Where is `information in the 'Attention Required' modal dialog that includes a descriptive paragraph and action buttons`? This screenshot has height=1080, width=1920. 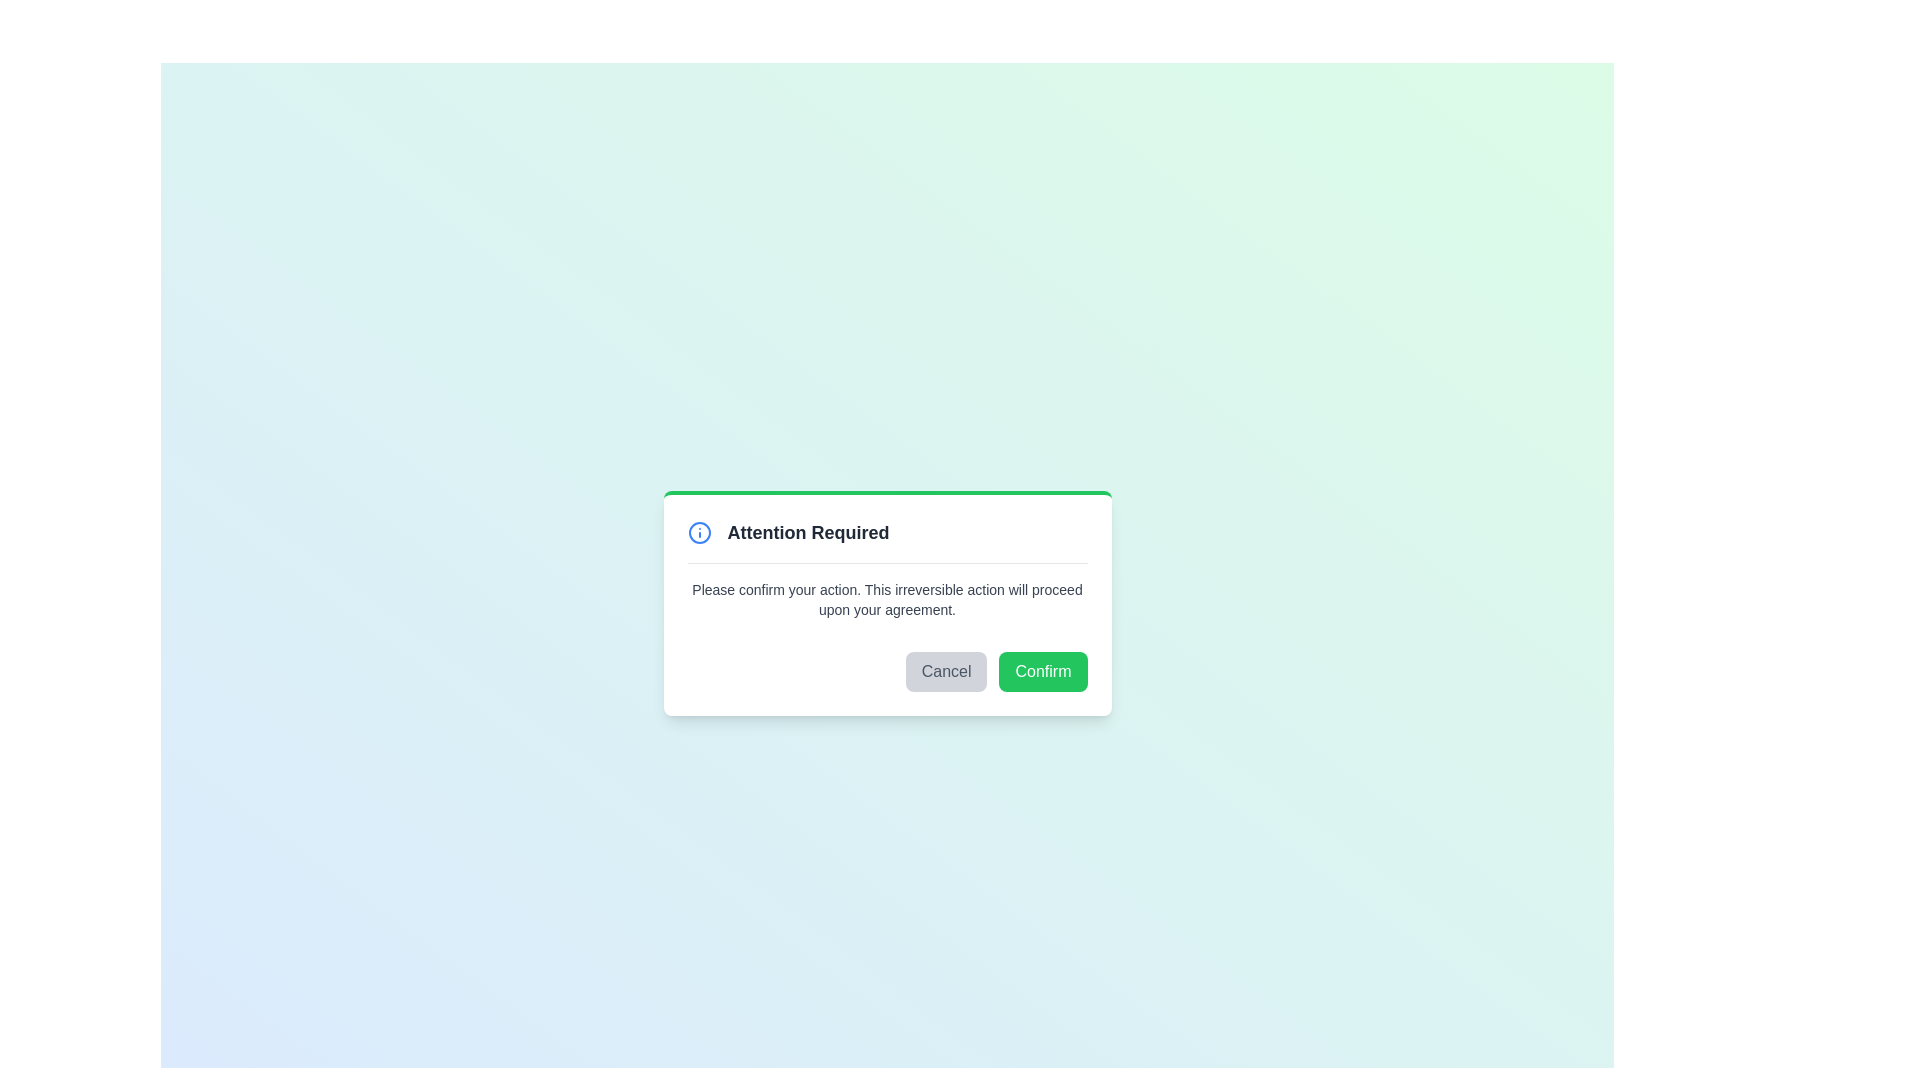 information in the 'Attention Required' modal dialog that includes a descriptive paragraph and action buttons is located at coordinates (886, 601).